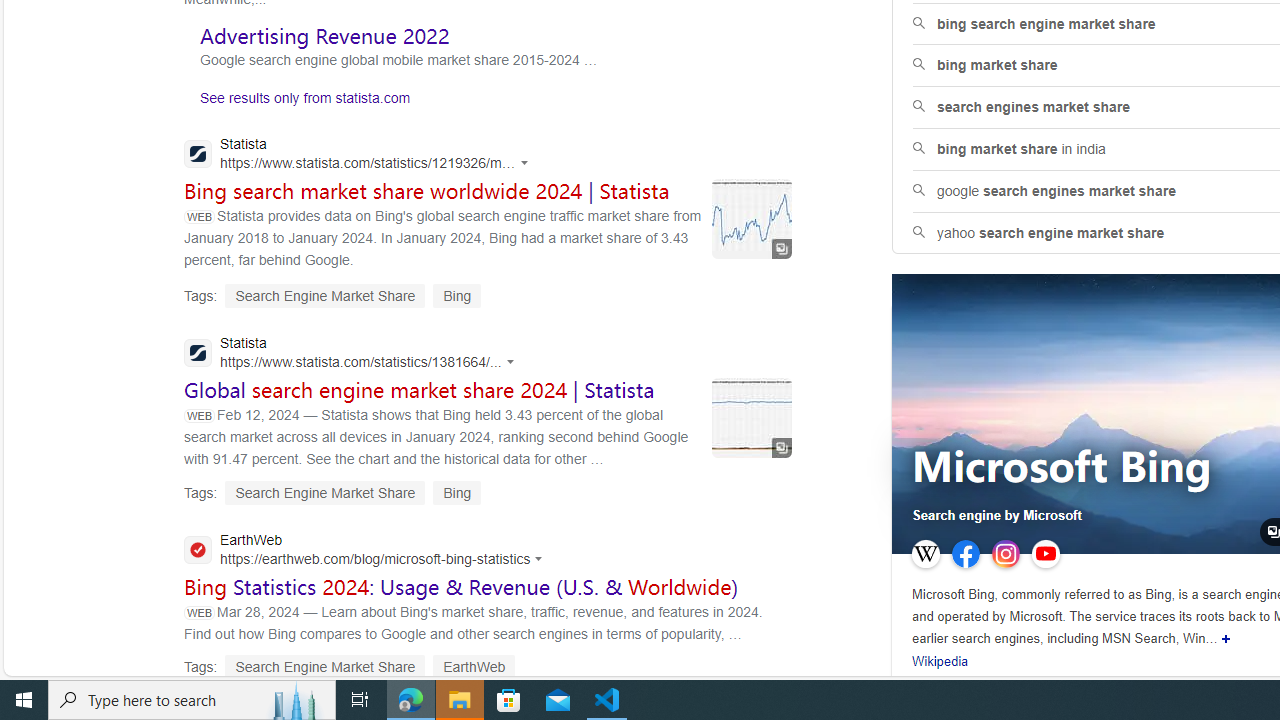 This screenshot has height=720, width=1280. Describe the element at coordinates (1006, 554) in the screenshot. I see `'Instagram'` at that location.